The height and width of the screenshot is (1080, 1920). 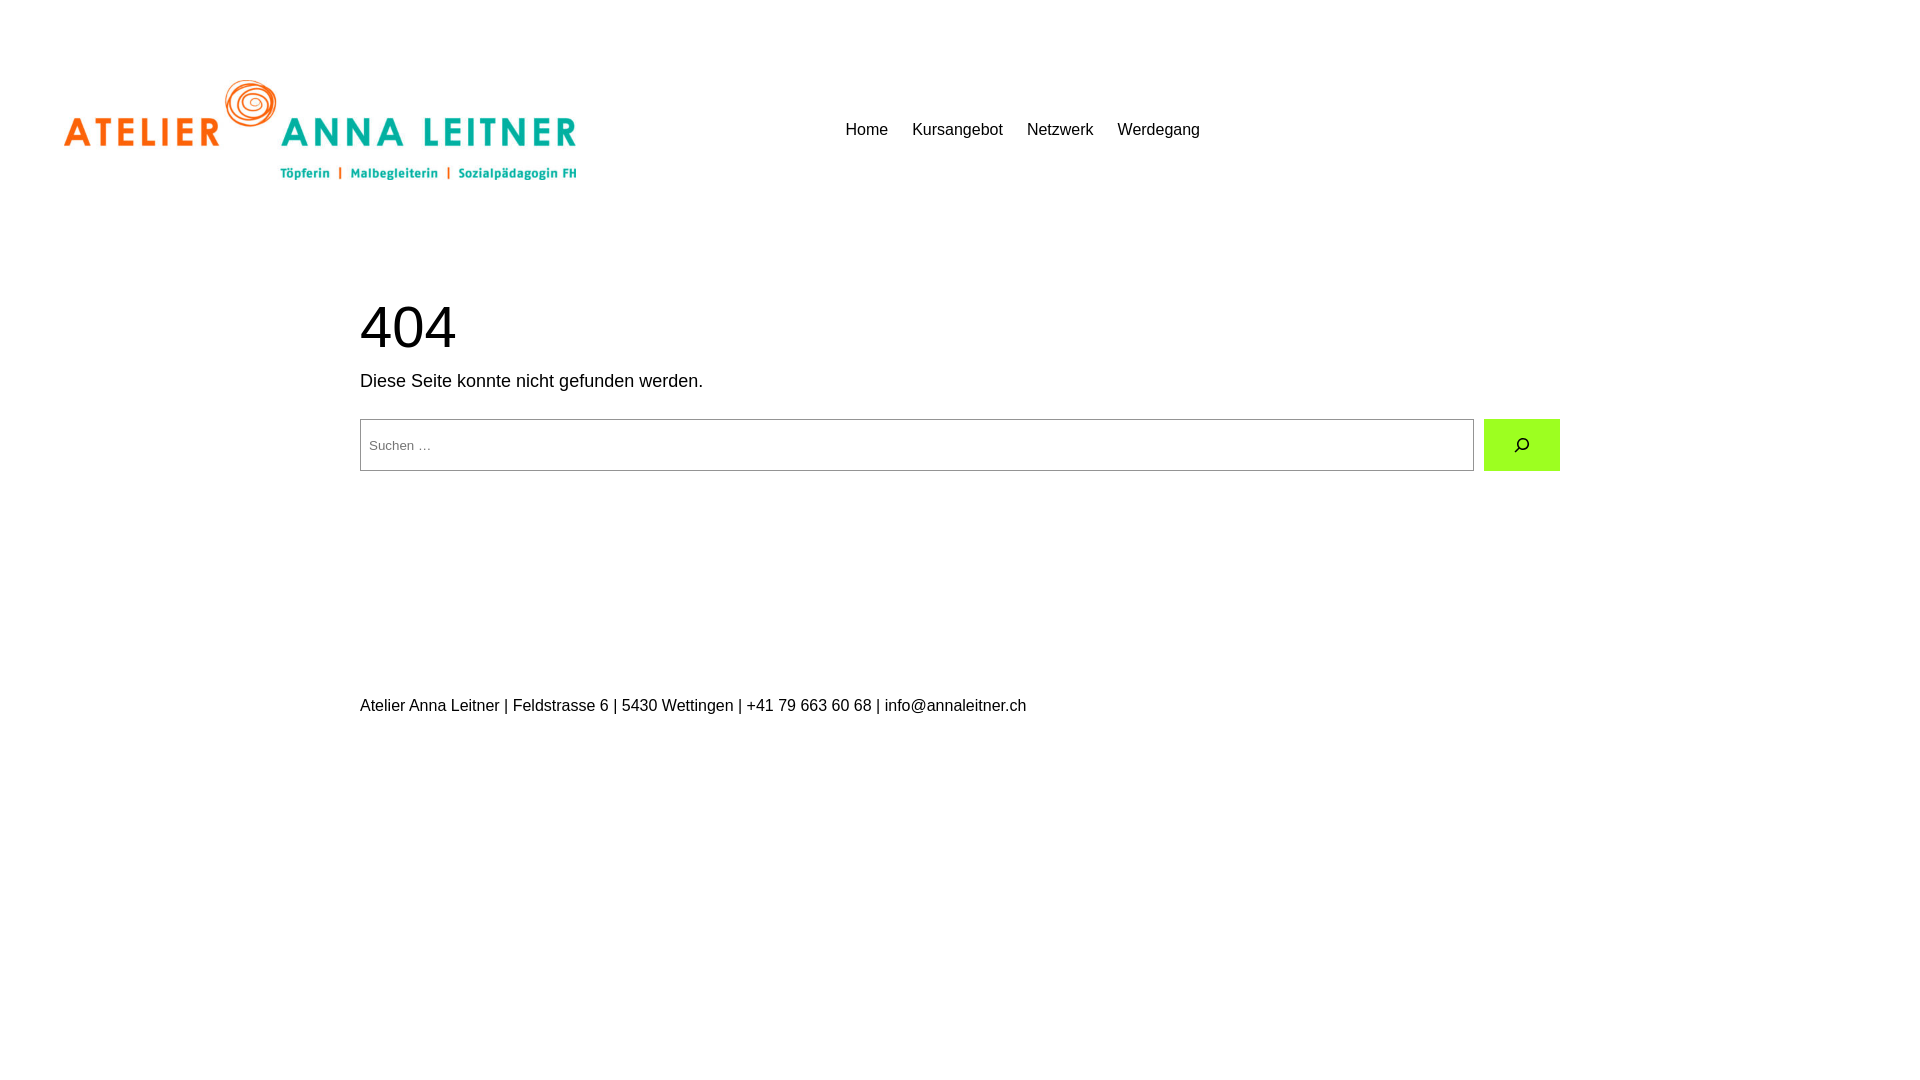 What do you see at coordinates (956, 130) in the screenshot?
I see `'Kursangebot'` at bounding box center [956, 130].